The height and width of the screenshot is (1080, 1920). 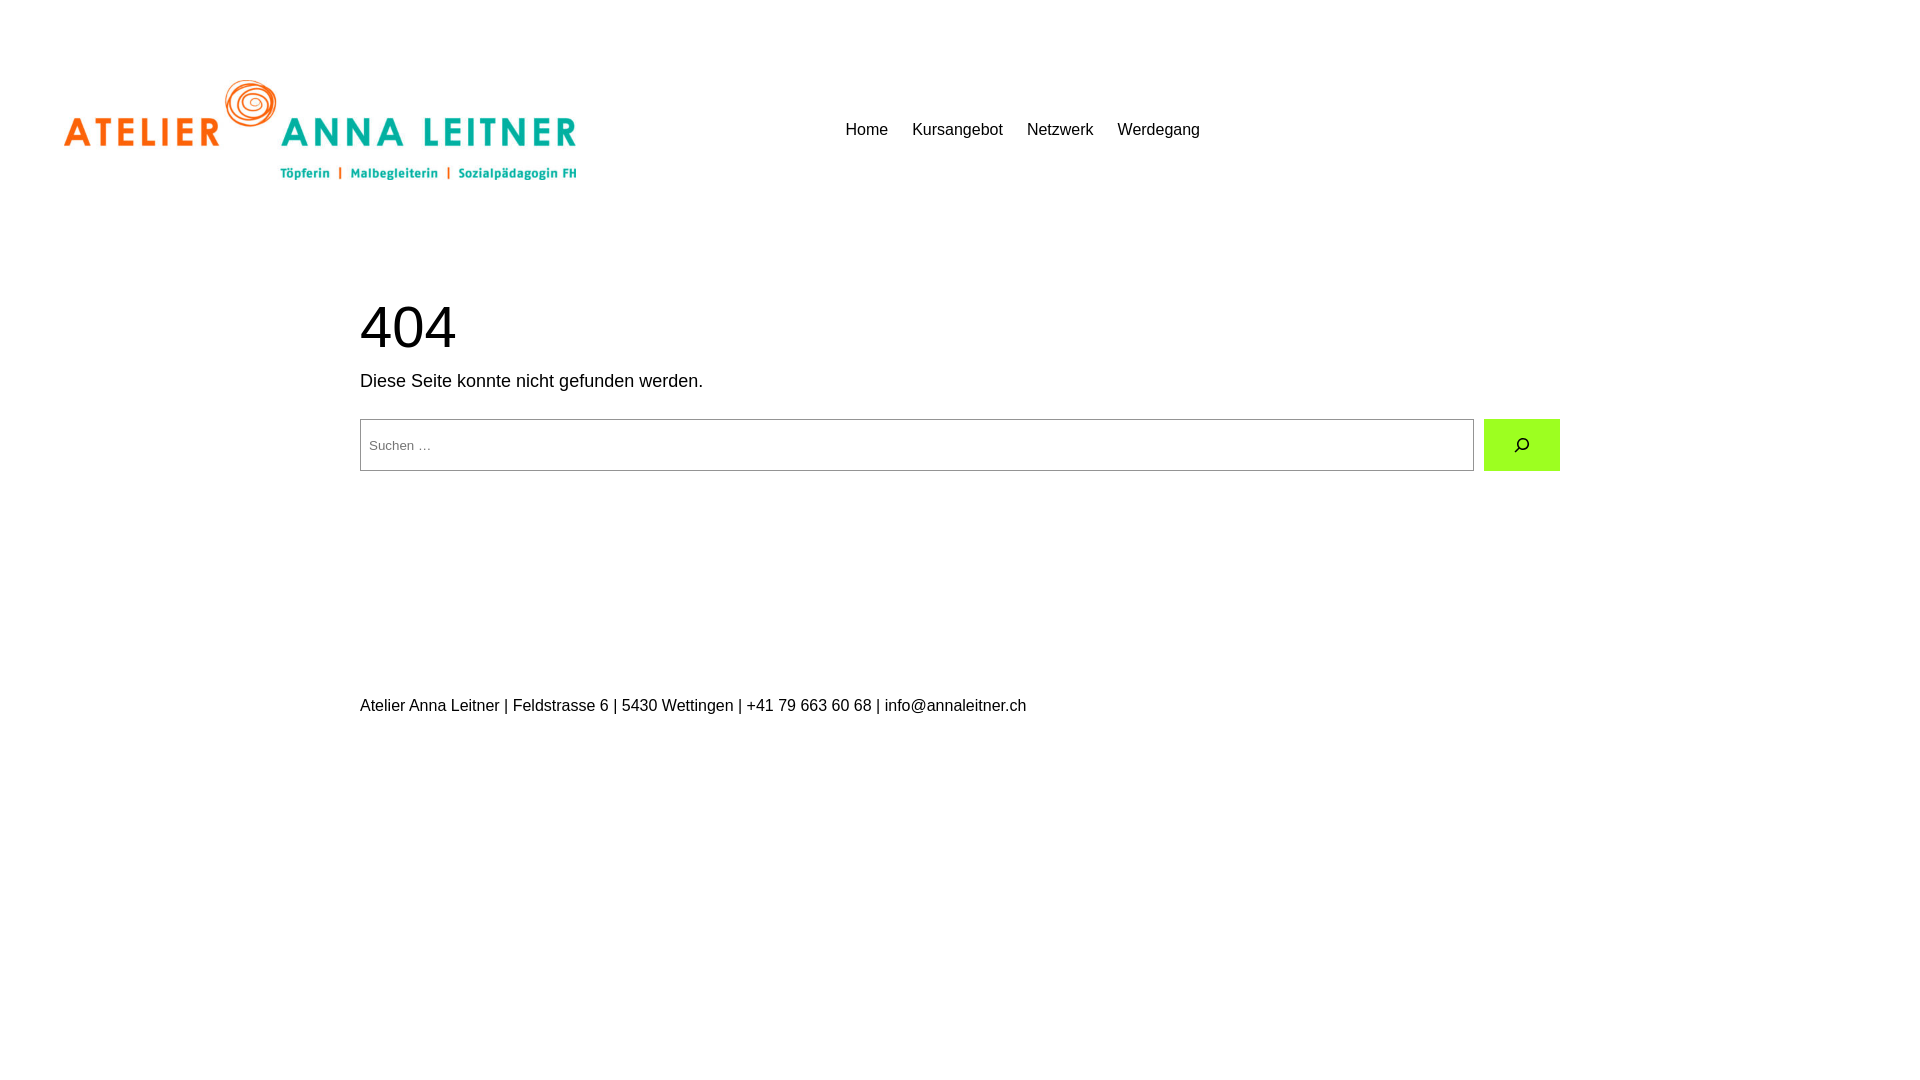 What do you see at coordinates (956, 130) in the screenshot?
I see `'Kursangebot'` at bounding box center [956, 130].